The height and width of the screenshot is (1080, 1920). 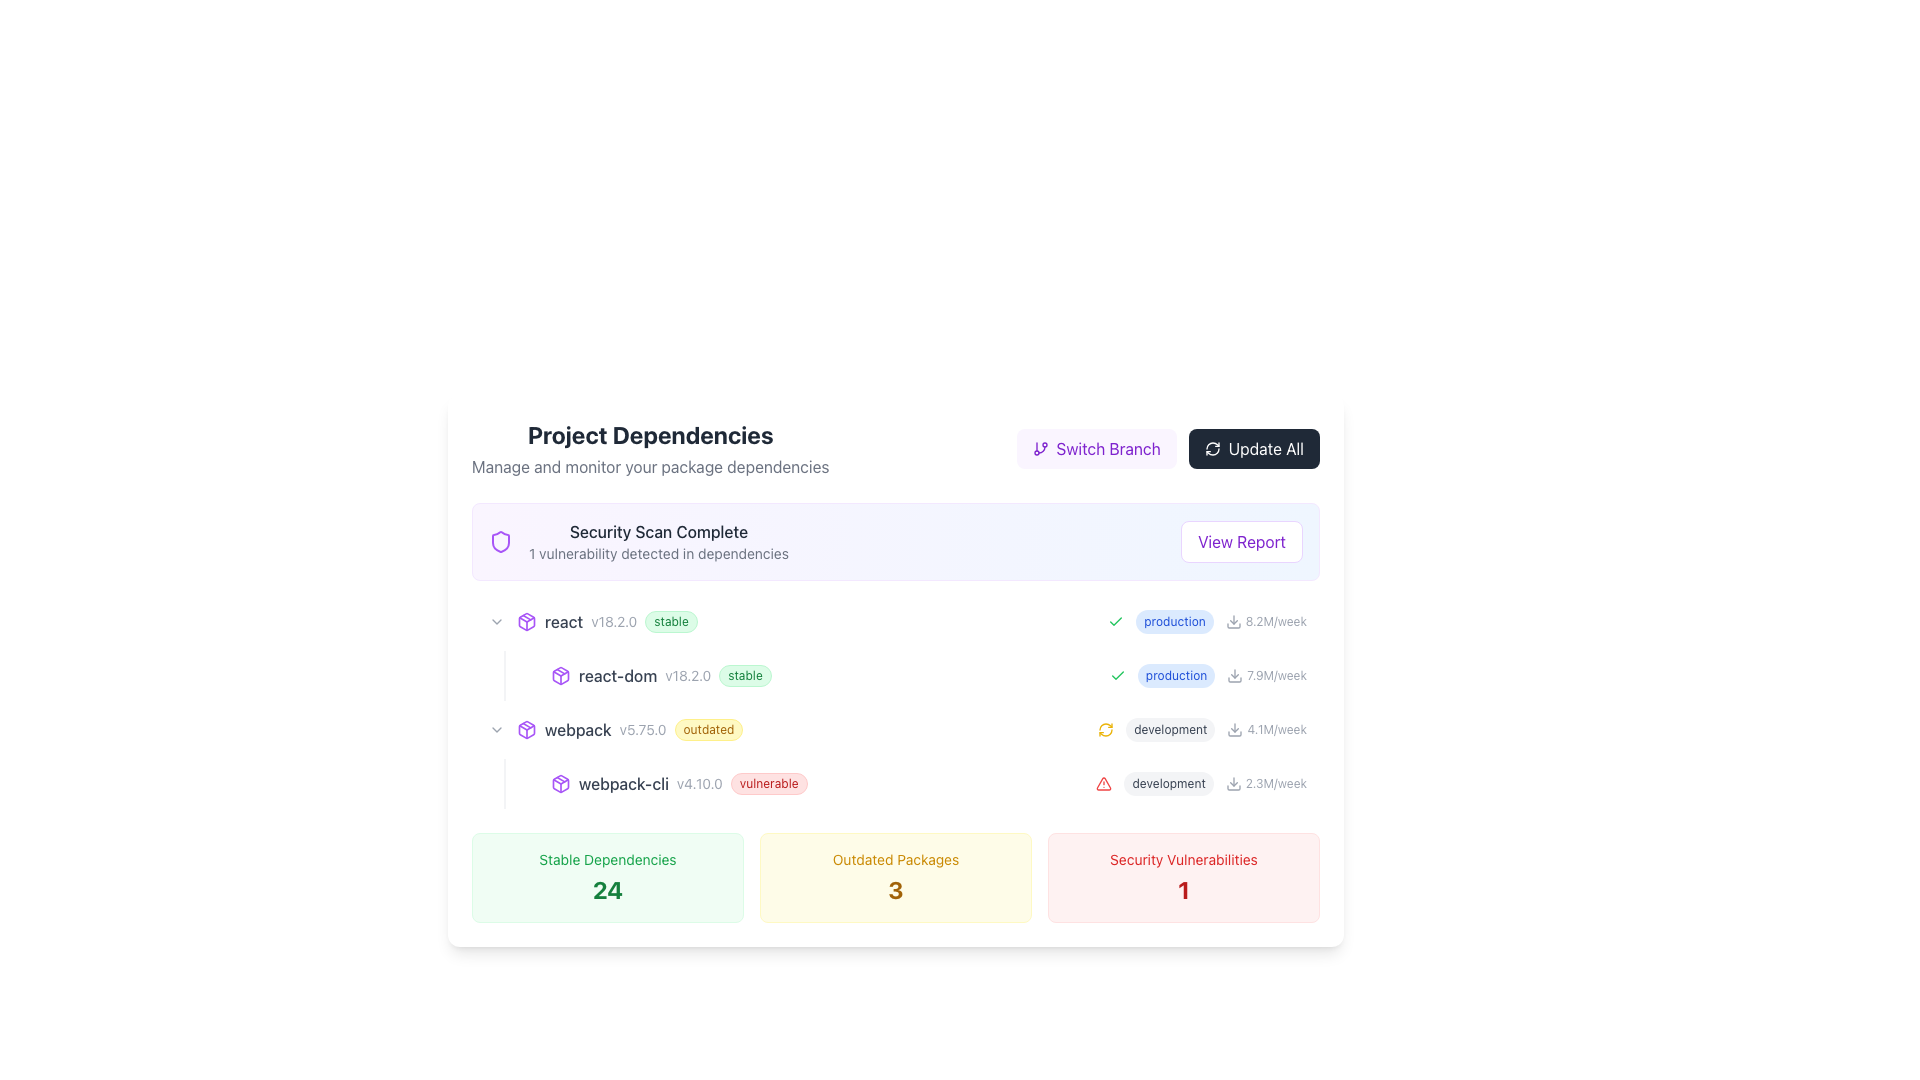 What do you see at coordinates (1276, 675) in the screenshot?
I see `the text label displaying '7.9M/week', which is styled in gray and located to the right of the download icon in the dependencies list for the 'react-dom' package` at bounding box center [1276, 675].